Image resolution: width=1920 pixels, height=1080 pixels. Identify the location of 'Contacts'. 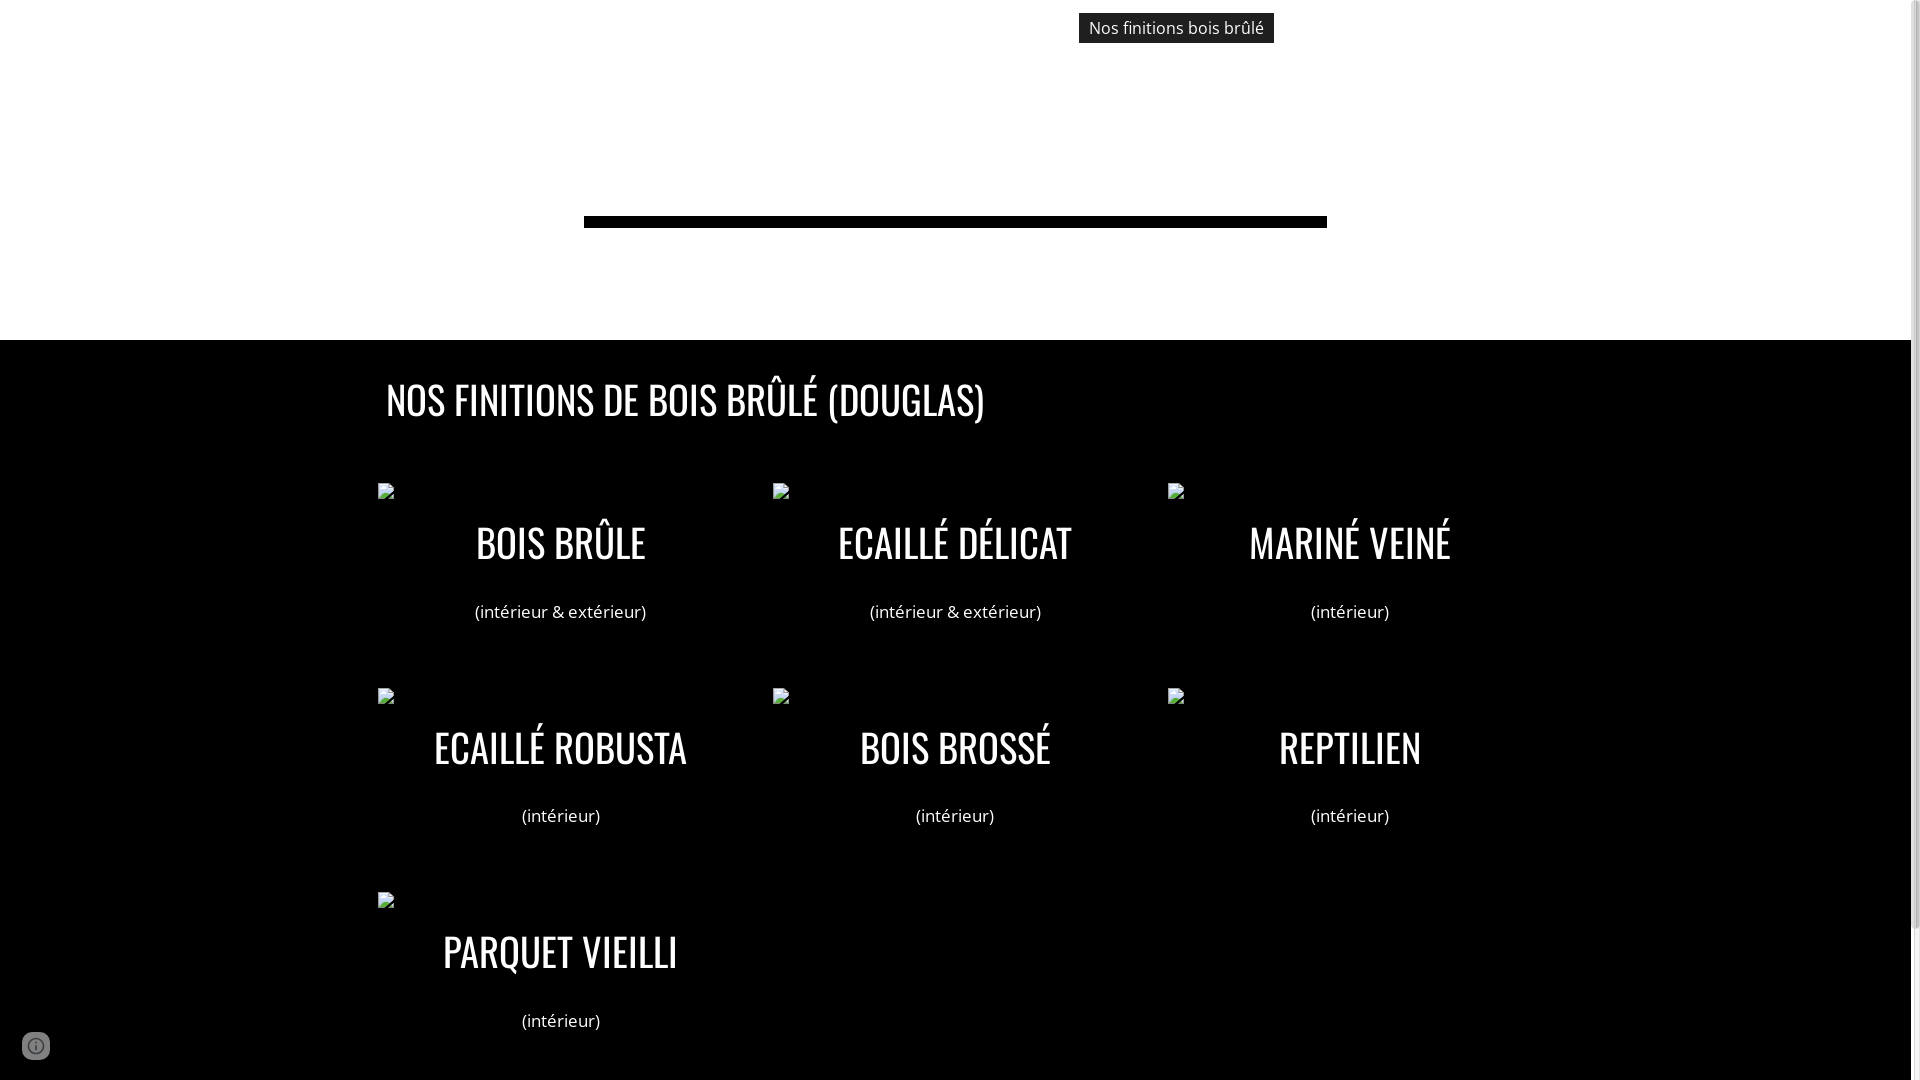
(1664, 27).